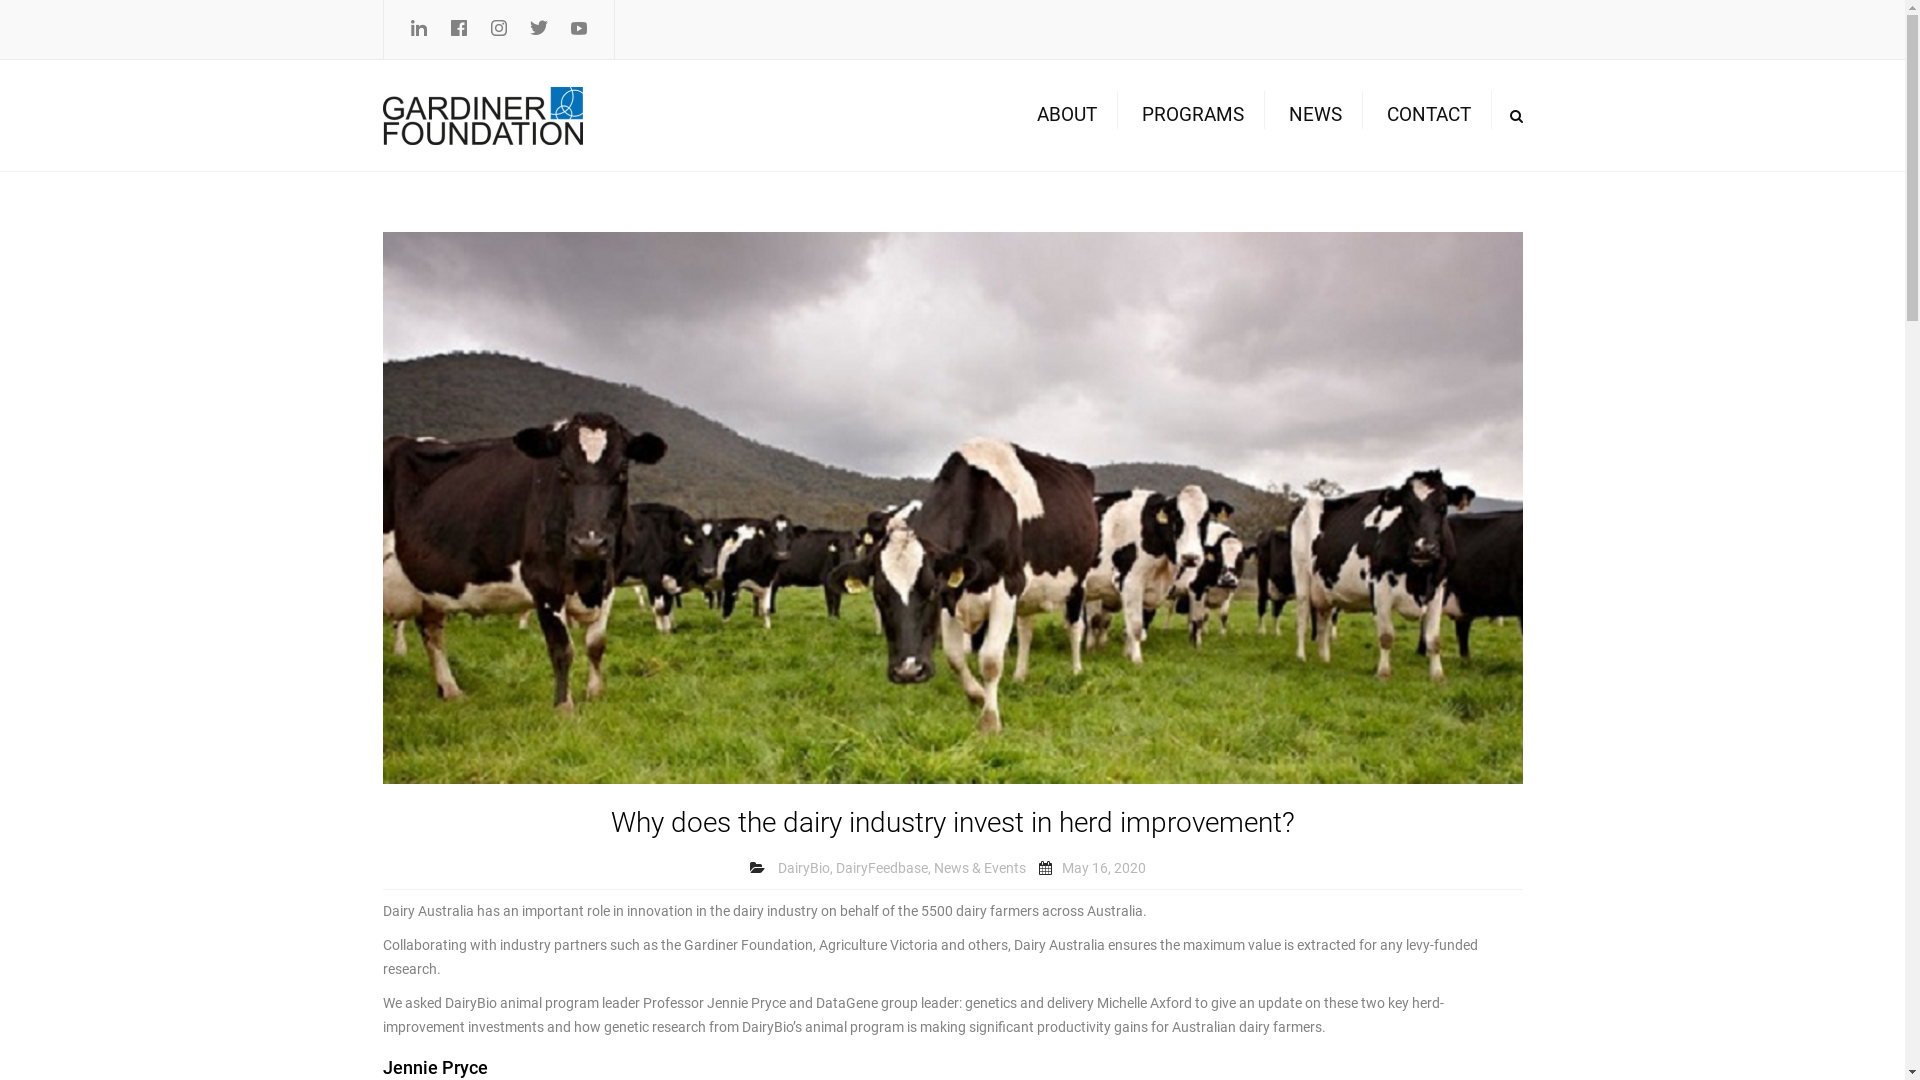  What do you see at coordinates (933, 867) in the screenshot?
I see `'News & Events'` at bounding box center [933, 867].